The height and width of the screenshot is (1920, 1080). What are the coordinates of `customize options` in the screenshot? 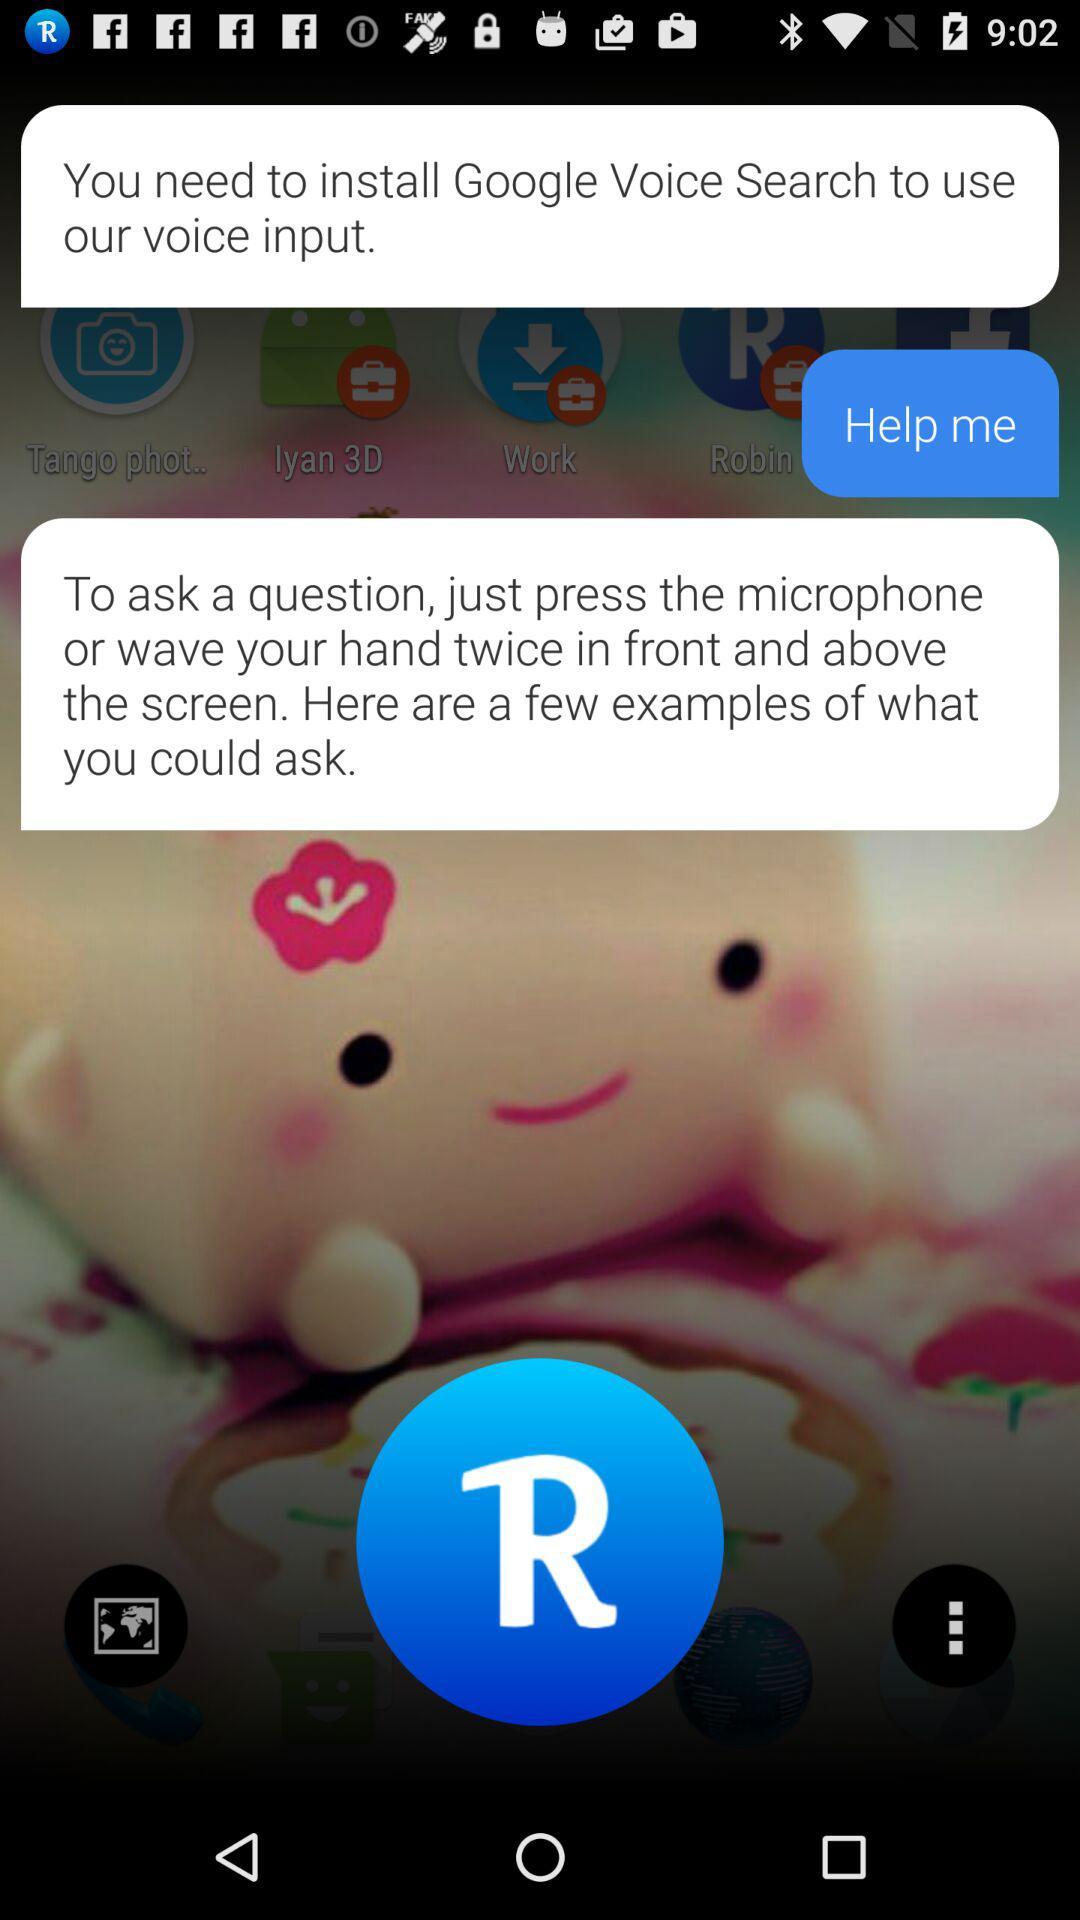 It's located at (952, 1626).